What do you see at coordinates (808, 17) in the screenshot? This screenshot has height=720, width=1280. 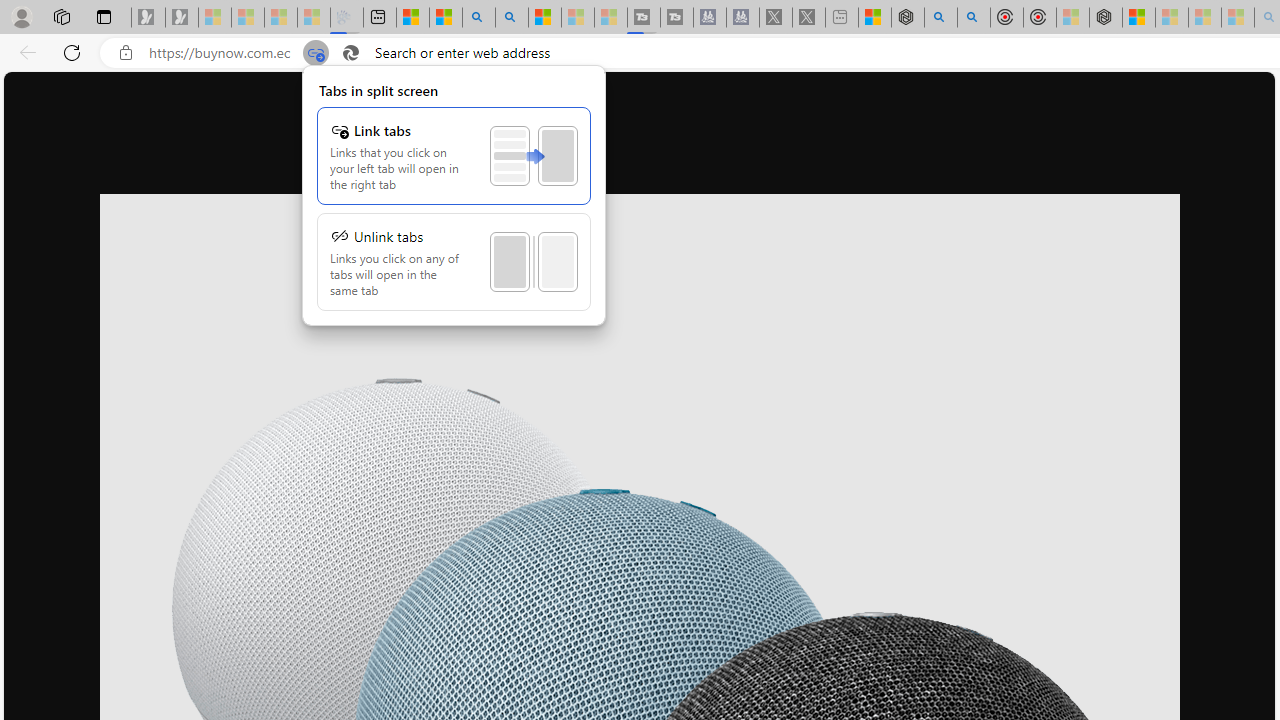 I see `'X - Sleeping'` at bounding box center [808, 17].